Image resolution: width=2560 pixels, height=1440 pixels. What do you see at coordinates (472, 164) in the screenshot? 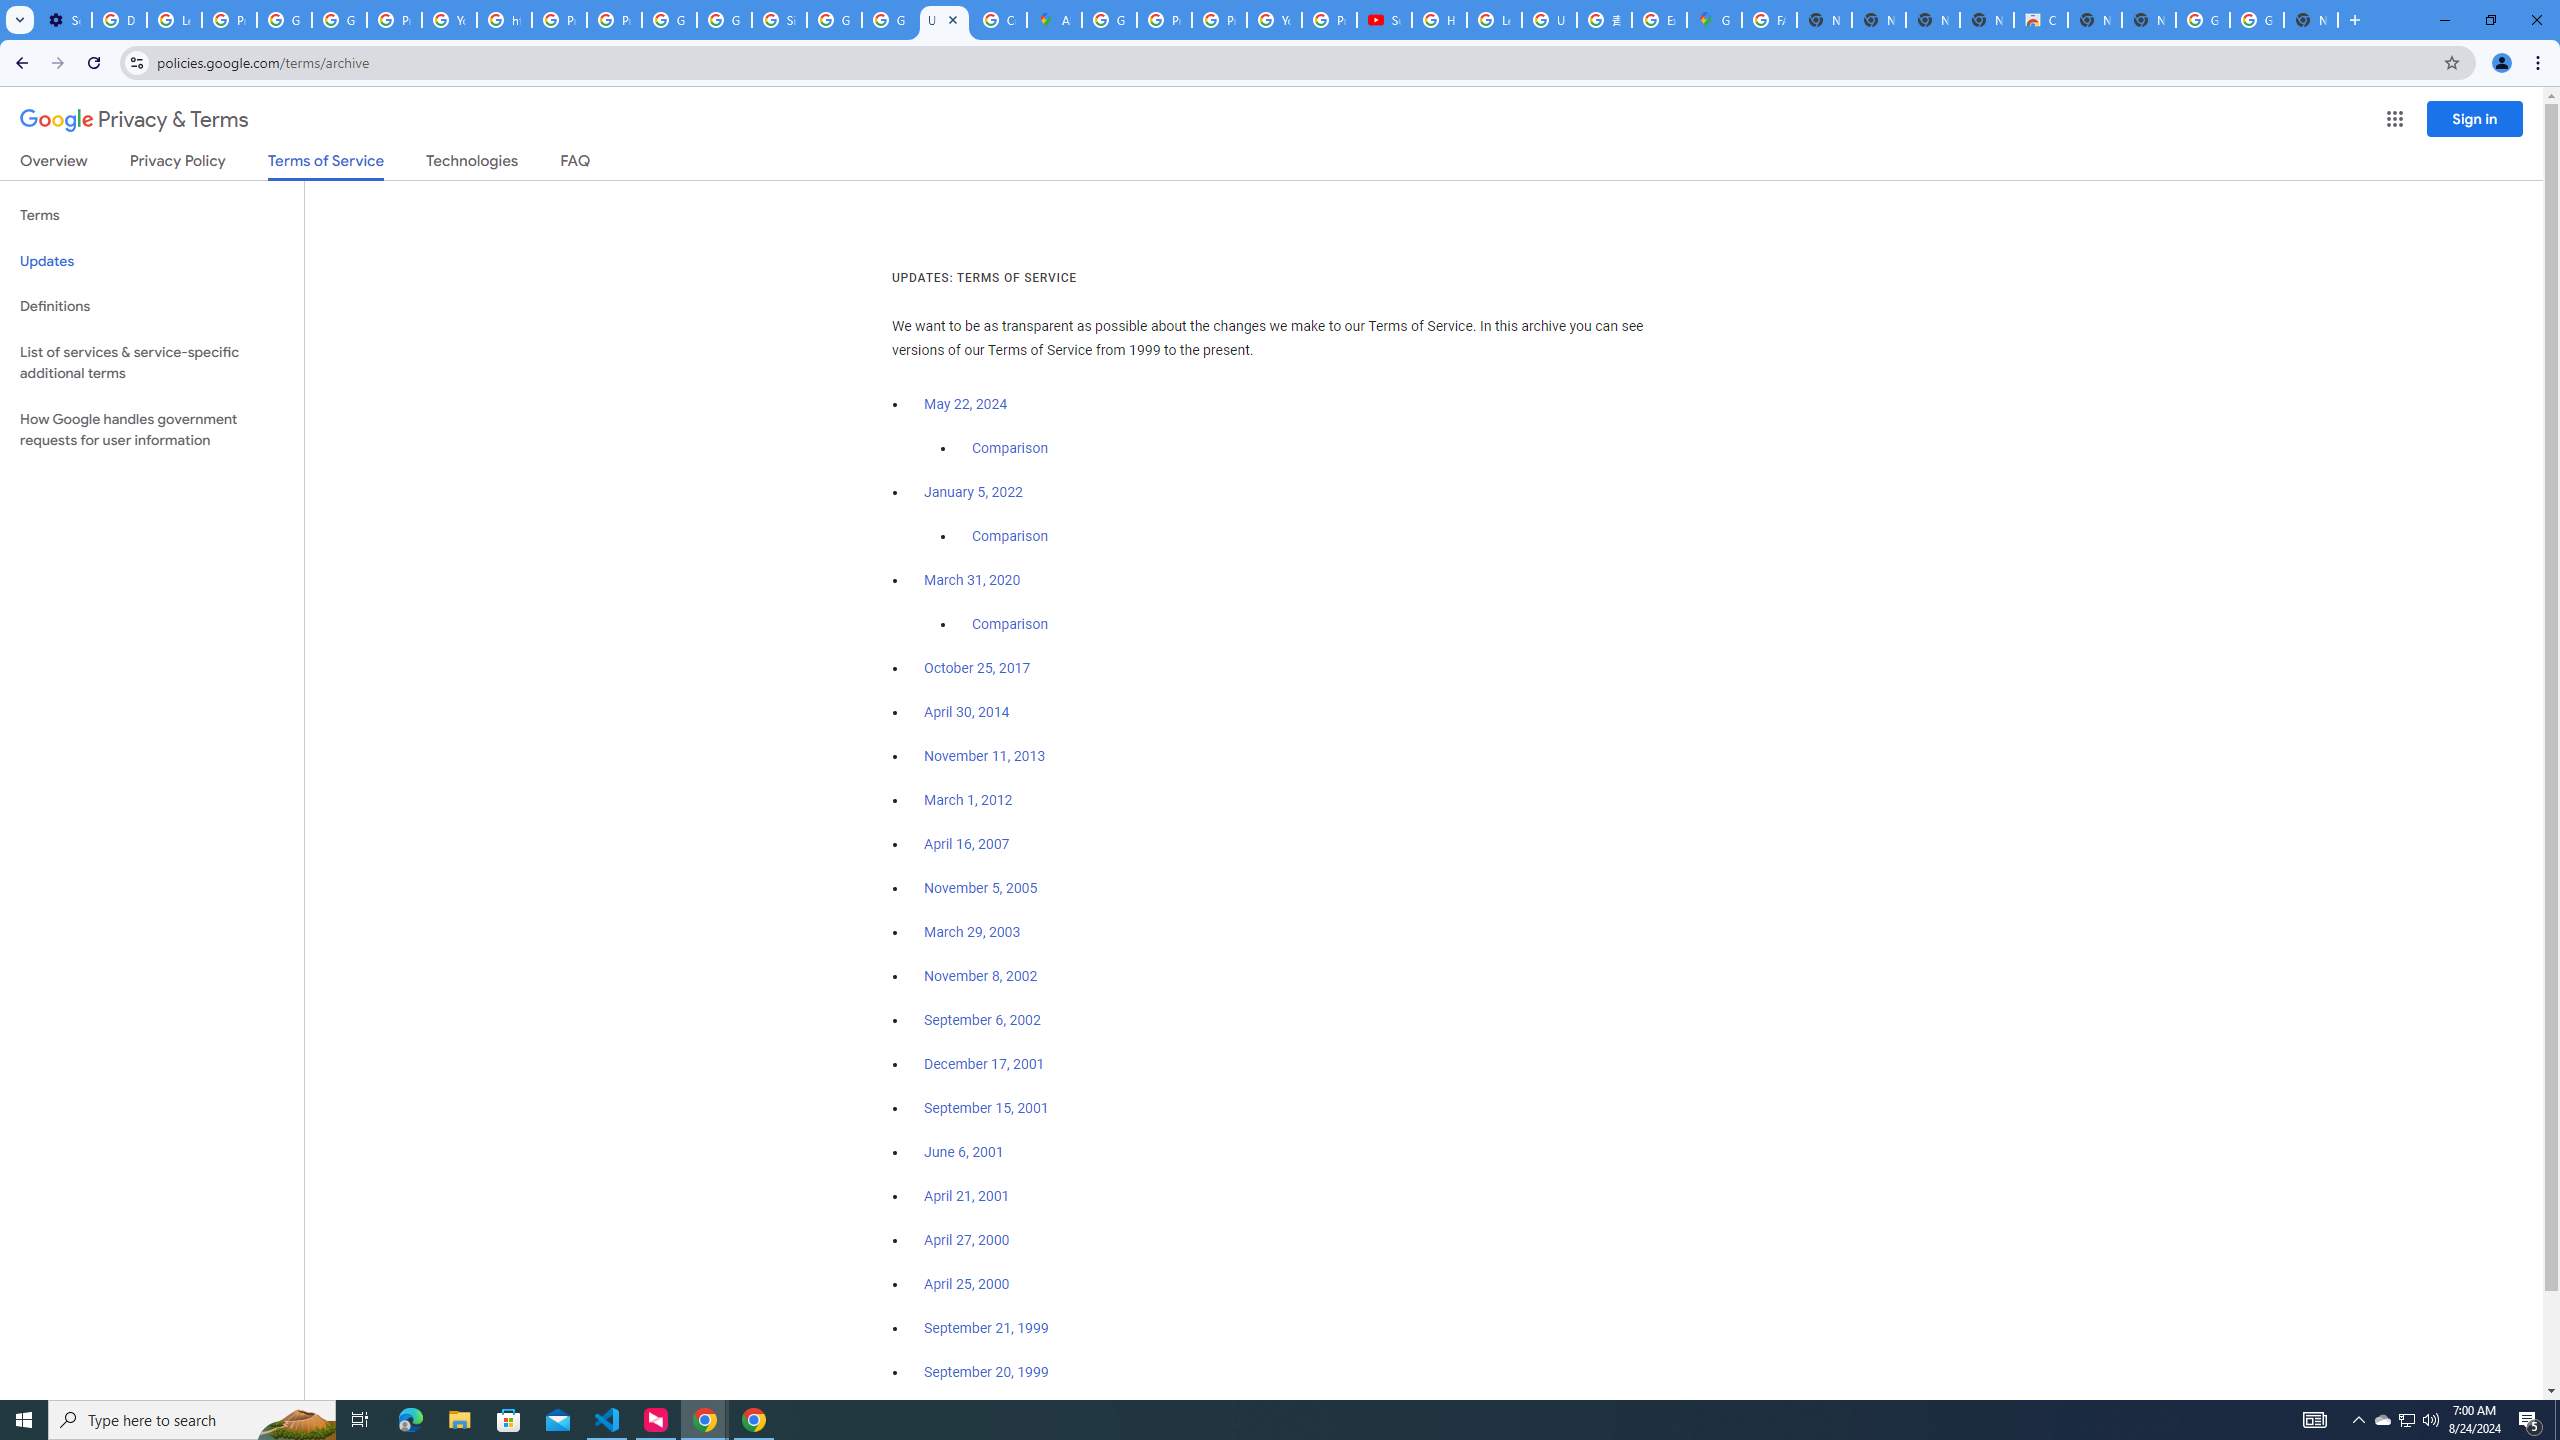
I see `'Technologies'` at bounding box center [472, 164].